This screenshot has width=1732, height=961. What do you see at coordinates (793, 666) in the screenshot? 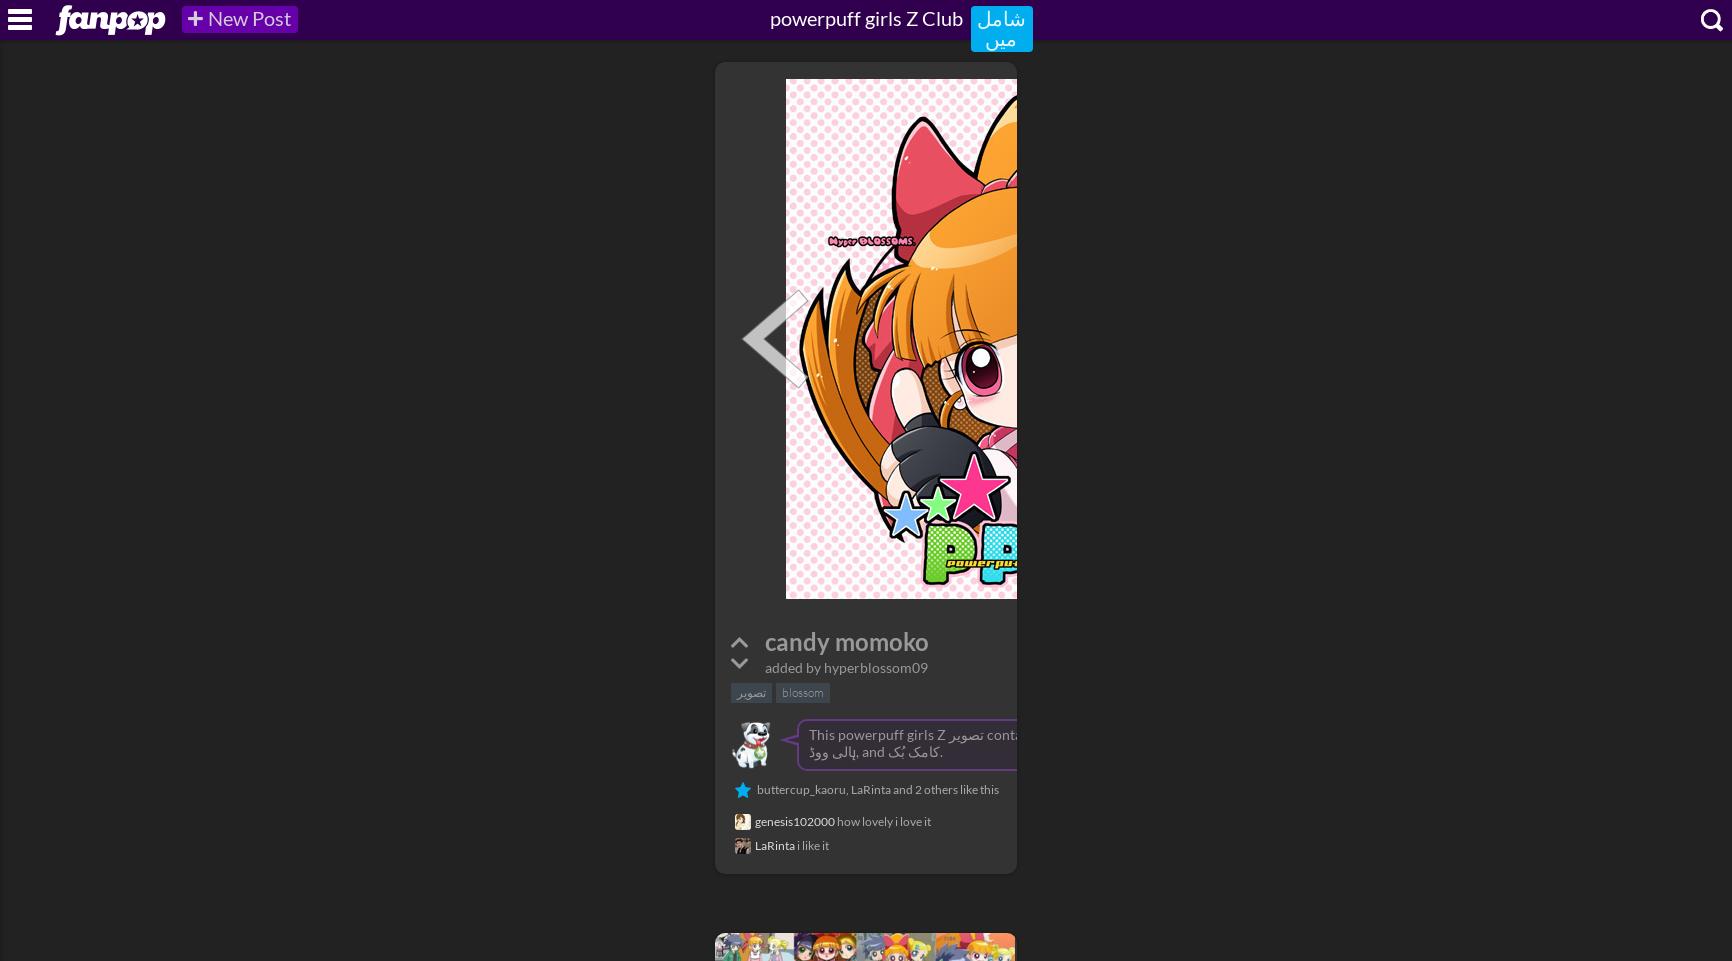
I see `'added by'` at bounding box center [793, 666].